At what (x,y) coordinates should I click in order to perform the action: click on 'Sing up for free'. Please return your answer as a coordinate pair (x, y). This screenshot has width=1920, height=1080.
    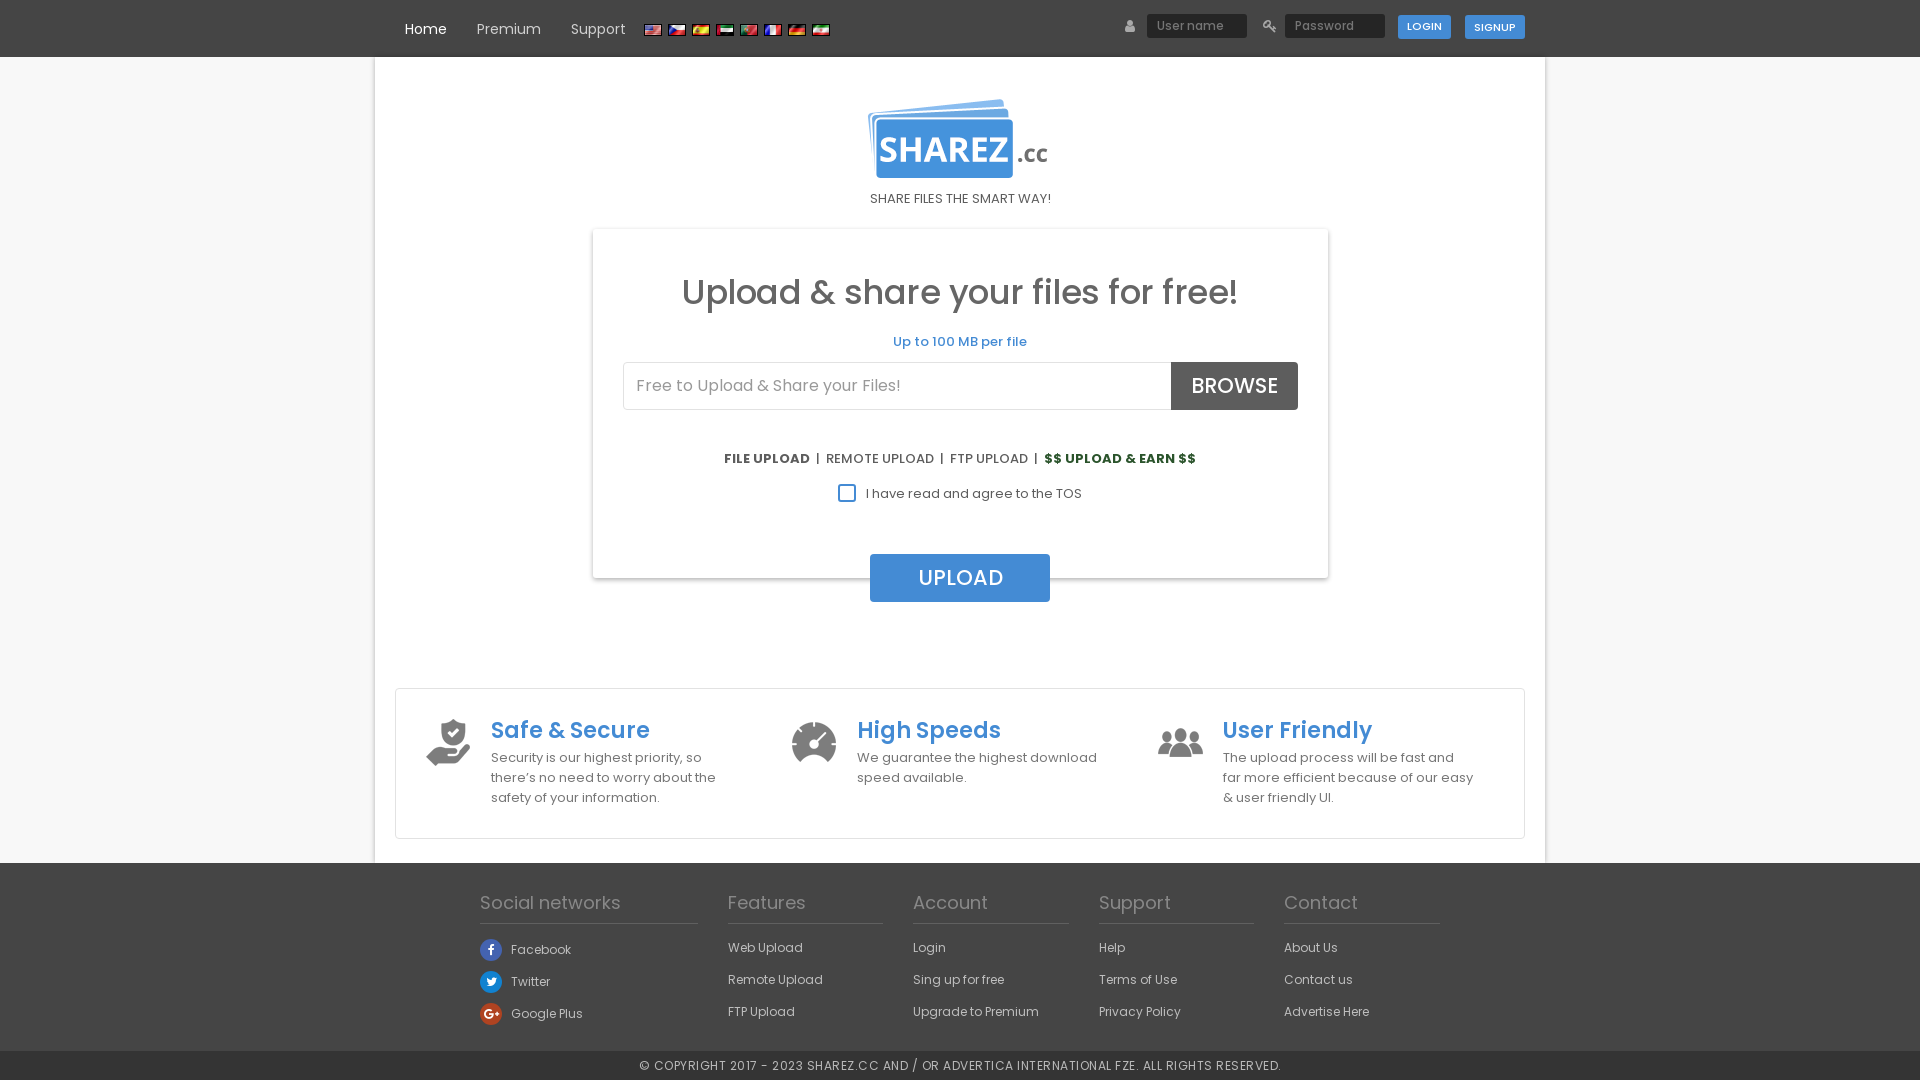
    Looking at the image, I should click on (911, 978).